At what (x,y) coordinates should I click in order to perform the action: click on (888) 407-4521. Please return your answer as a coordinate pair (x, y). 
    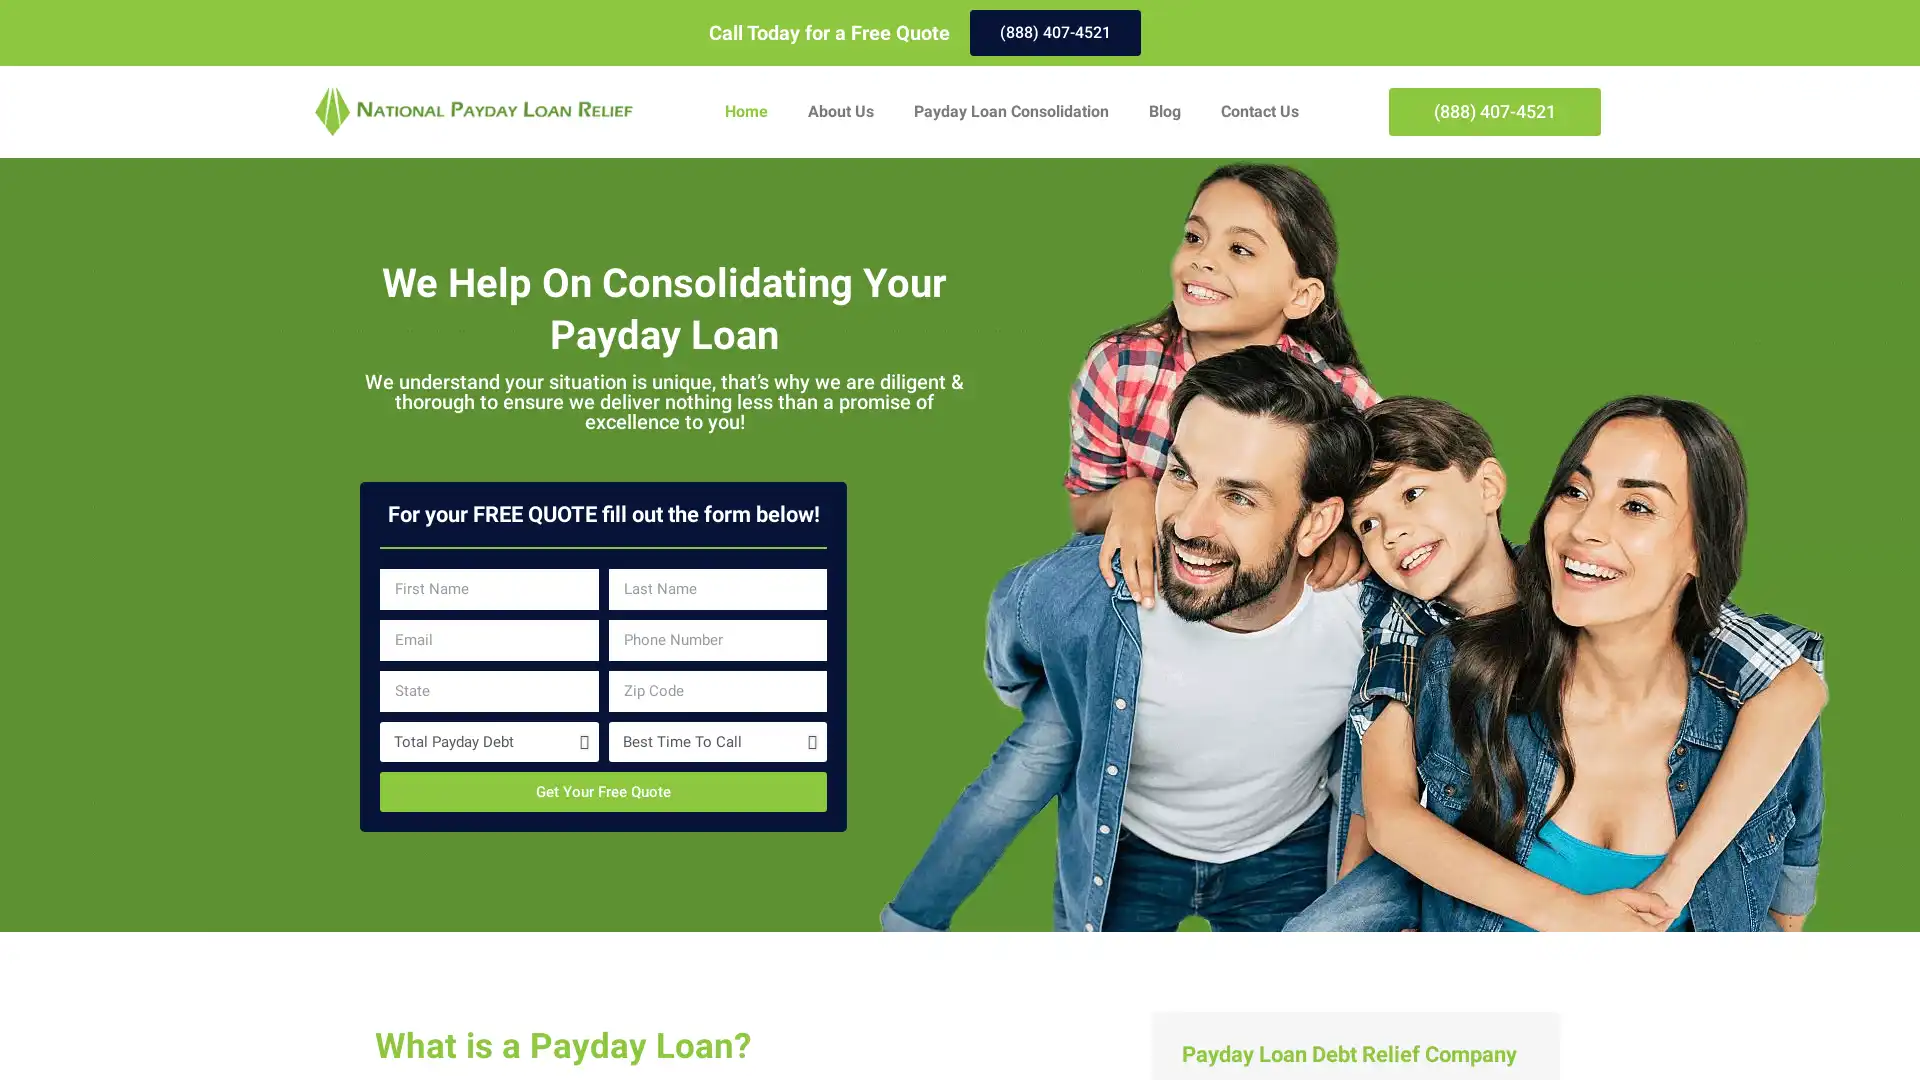
    Looking at the image, I should click on (1494, 111).